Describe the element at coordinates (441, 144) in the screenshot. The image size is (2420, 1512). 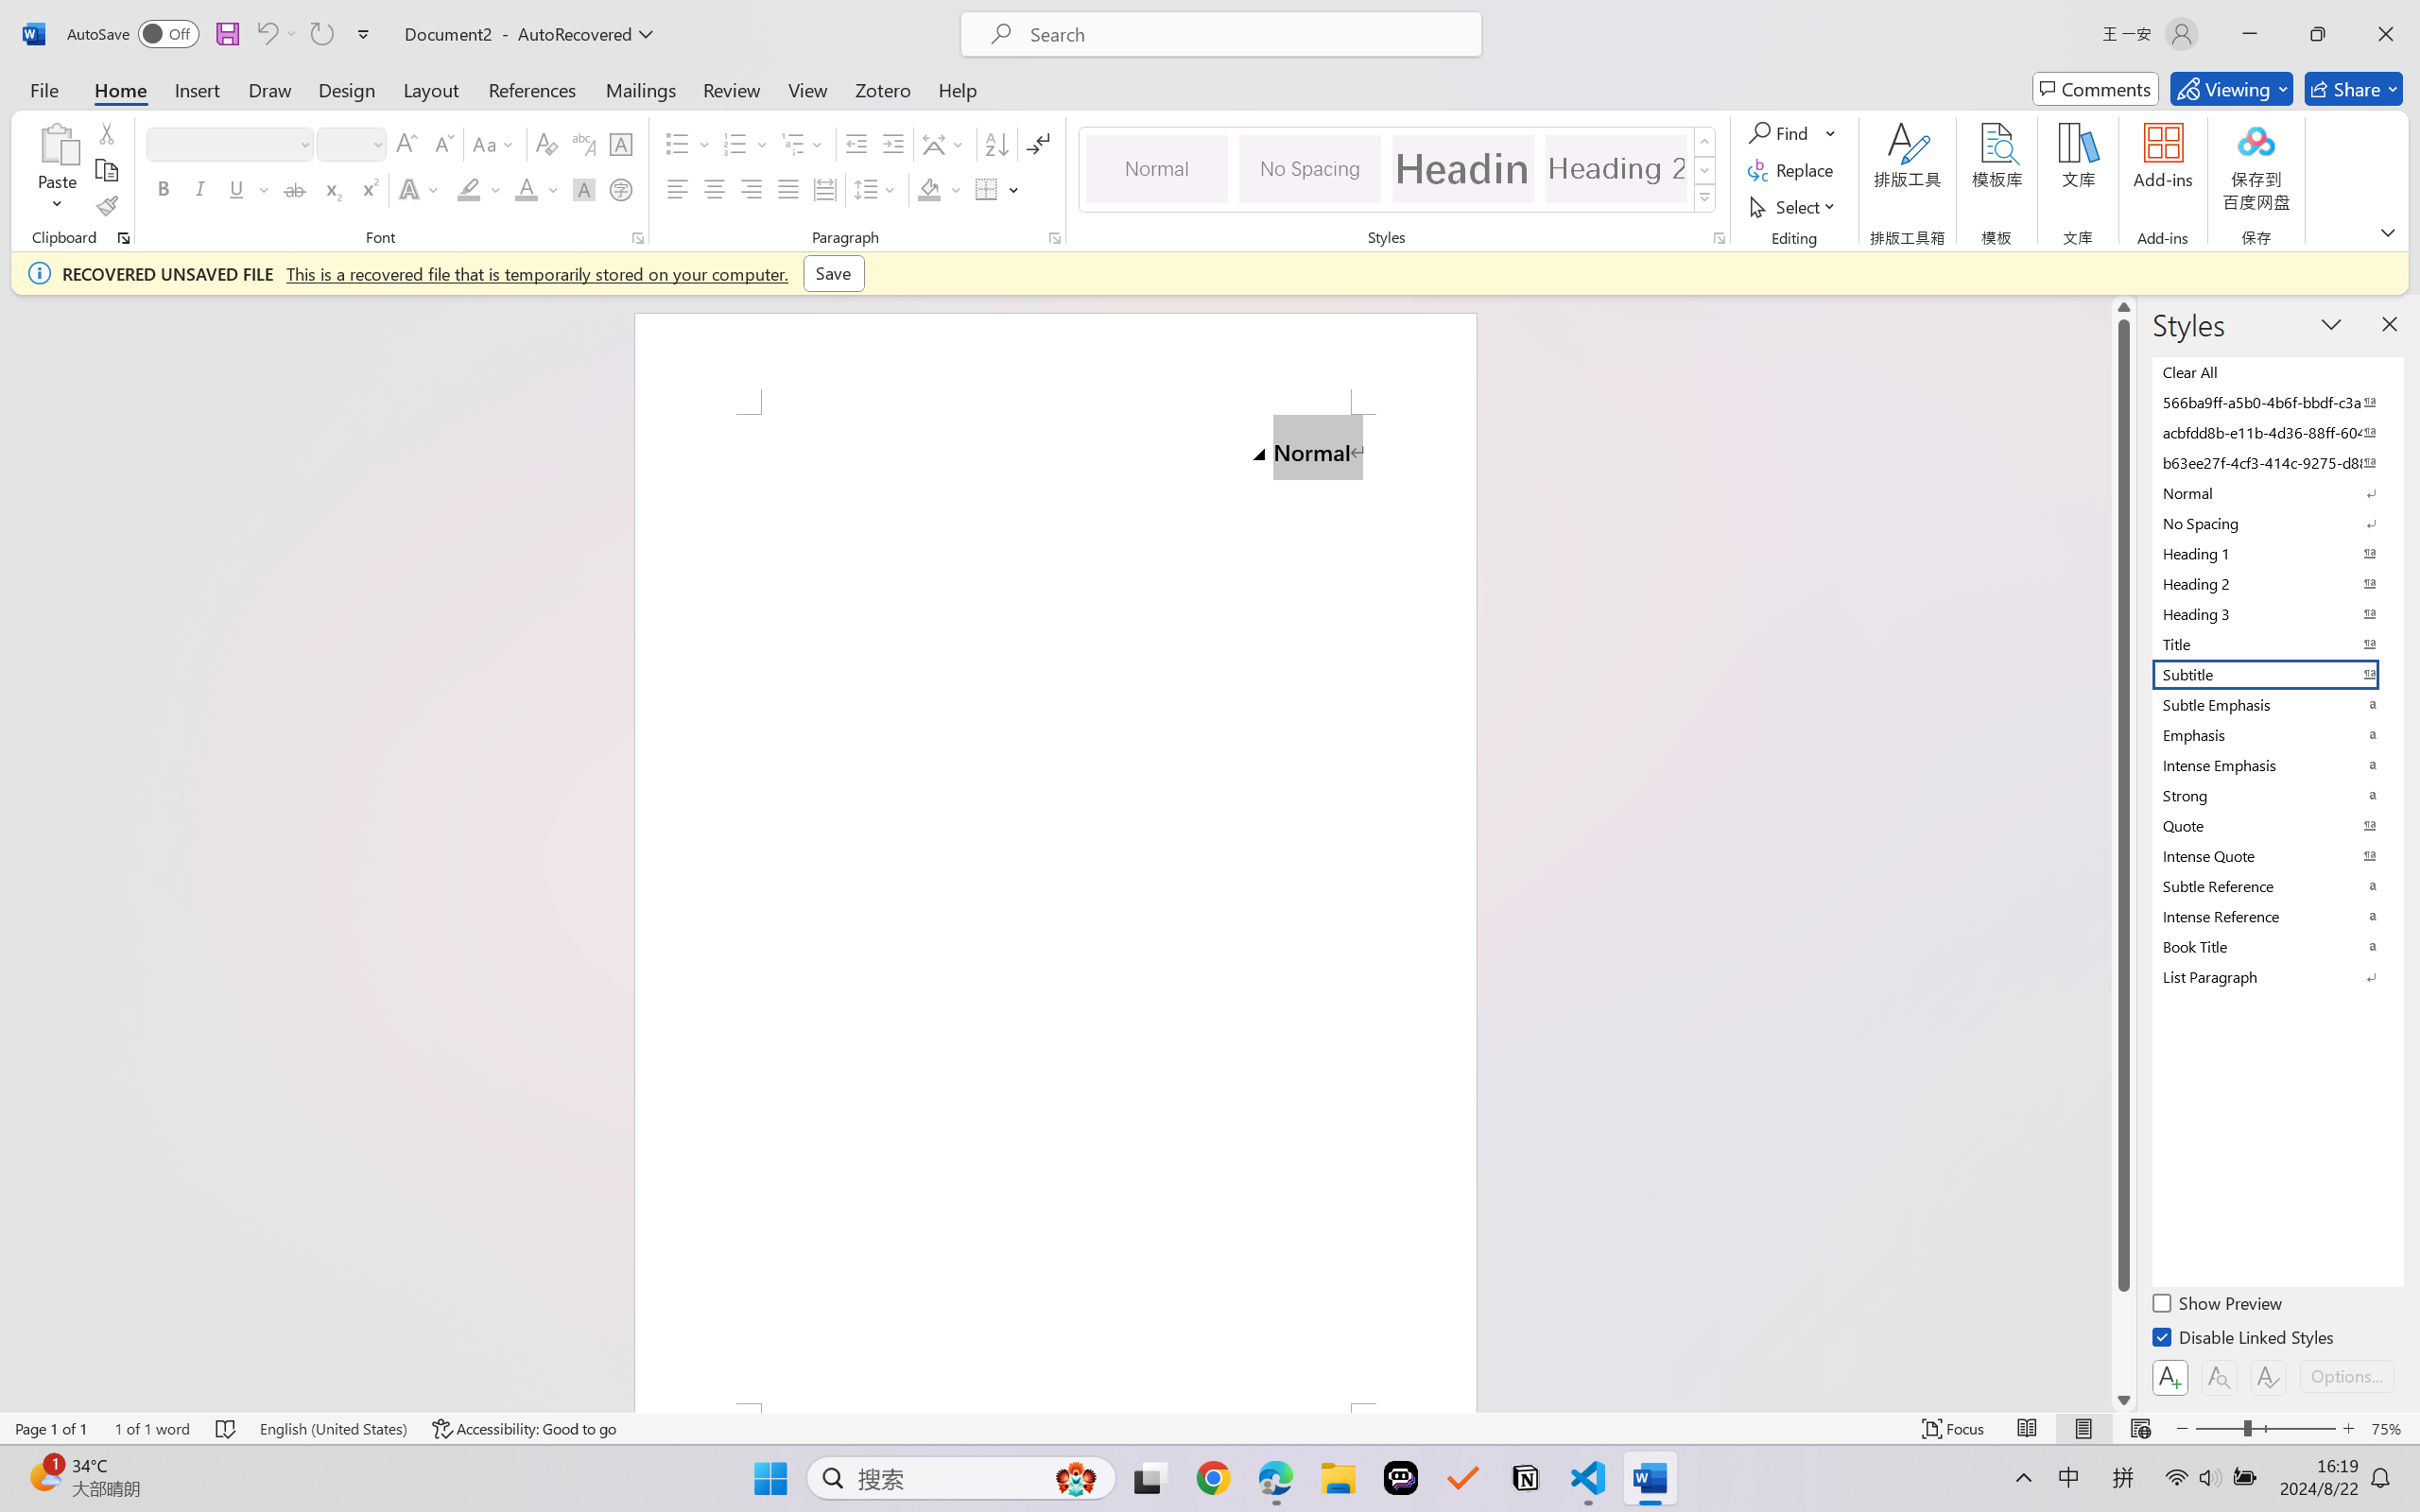
I see `'Shrink Font'` at that location.